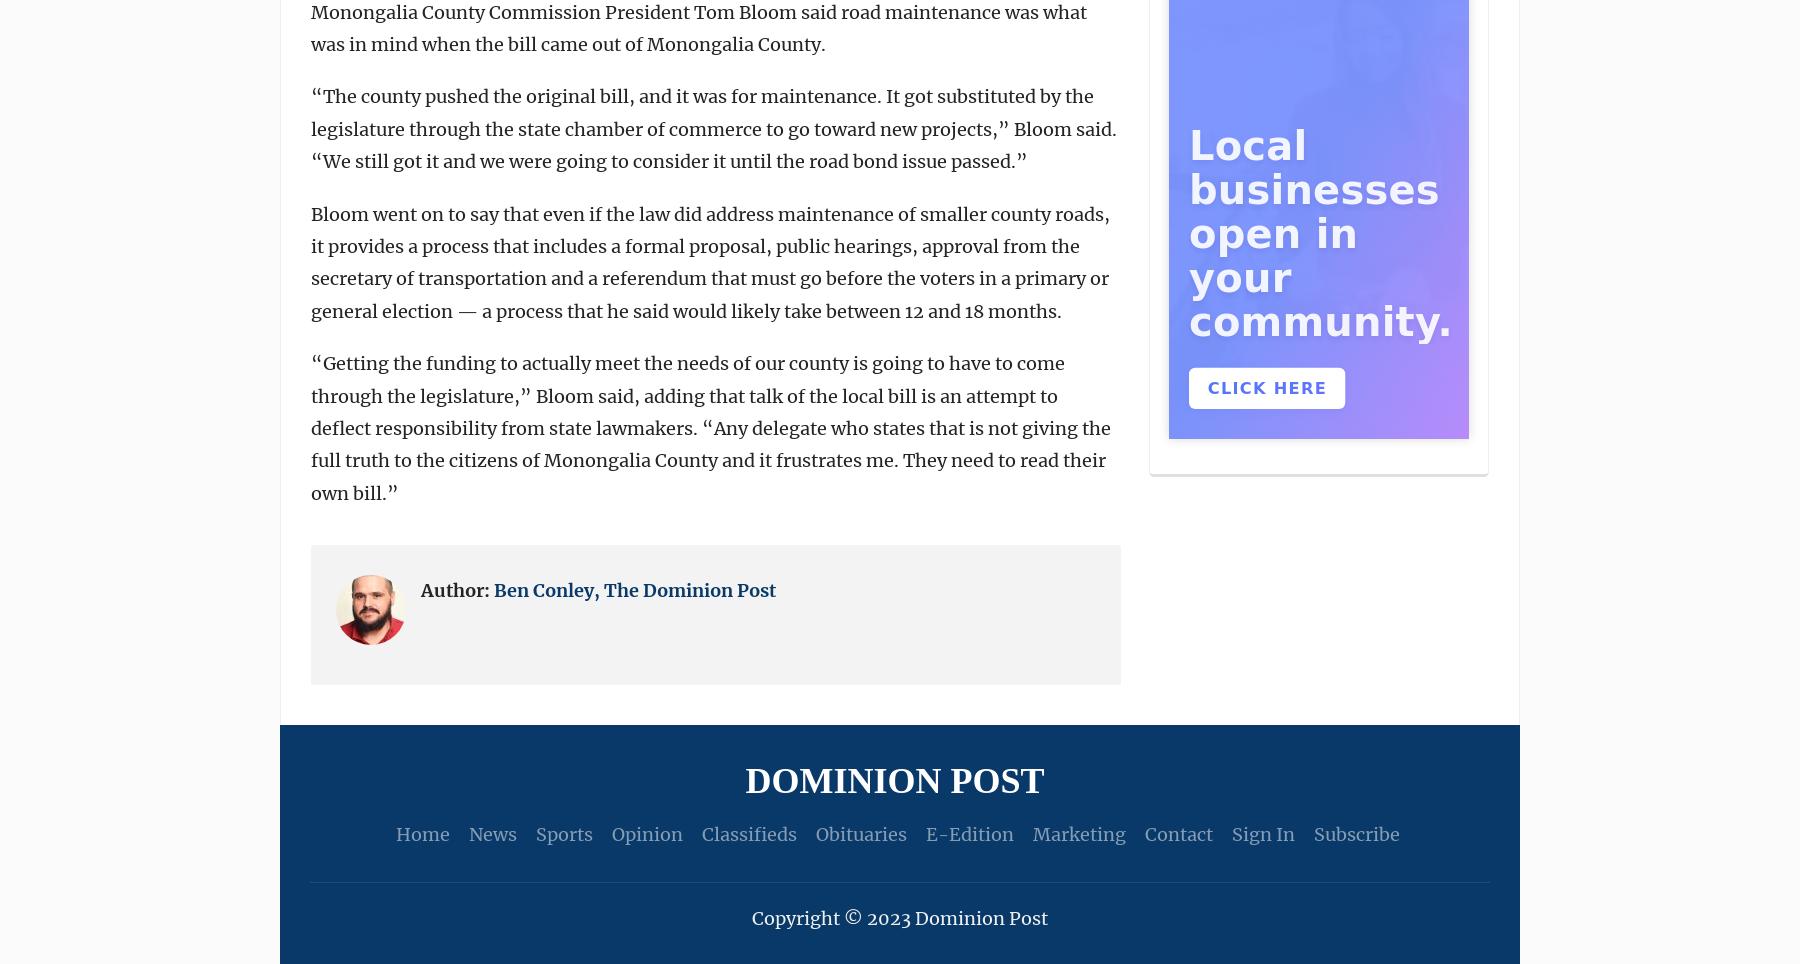  What do you see at coordinates (635, 589) in the screenshot?
I see `'Ben Conley, The Dominion Post'` at bounding box center [635, 589].